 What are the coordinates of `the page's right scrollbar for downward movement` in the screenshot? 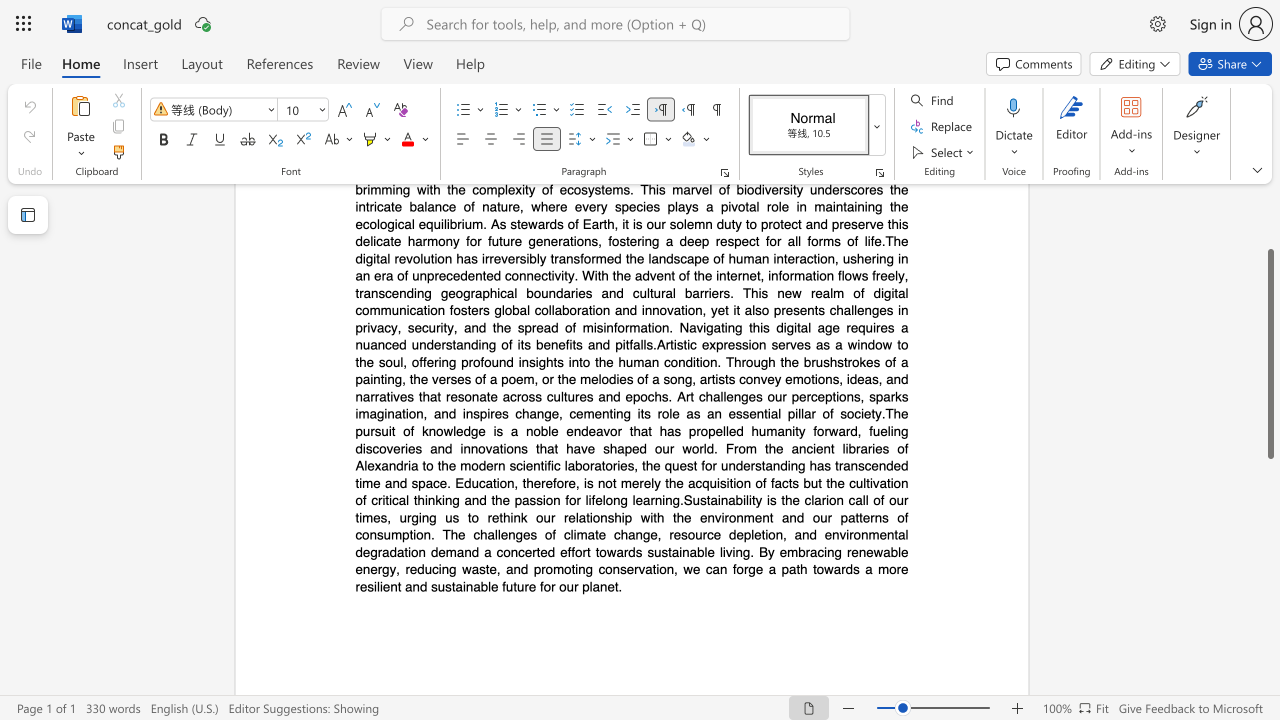 It's located at (1269, 608).